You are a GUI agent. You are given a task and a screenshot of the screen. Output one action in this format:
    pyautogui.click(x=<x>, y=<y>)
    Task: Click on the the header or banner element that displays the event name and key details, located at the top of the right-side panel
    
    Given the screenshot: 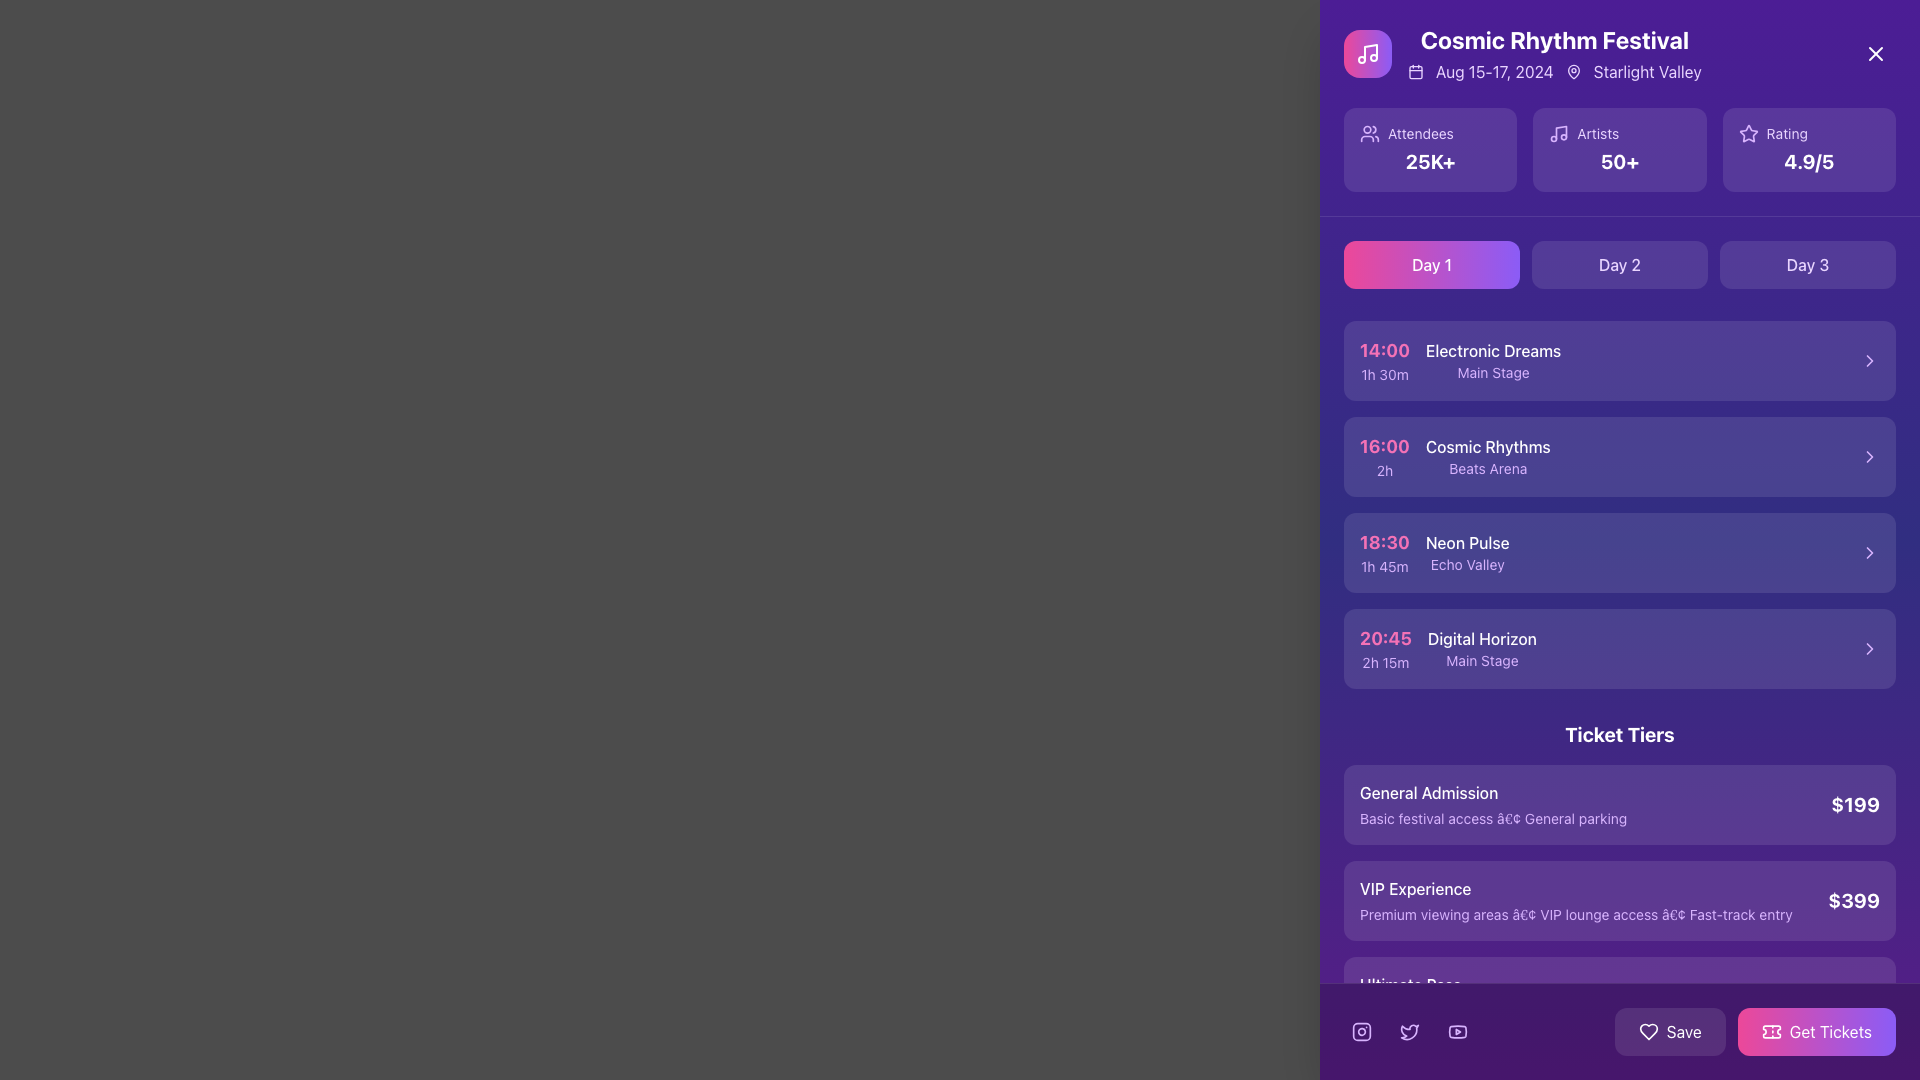 What is the action you would take?
    pyautogui.click(x=1521, y=53)
    